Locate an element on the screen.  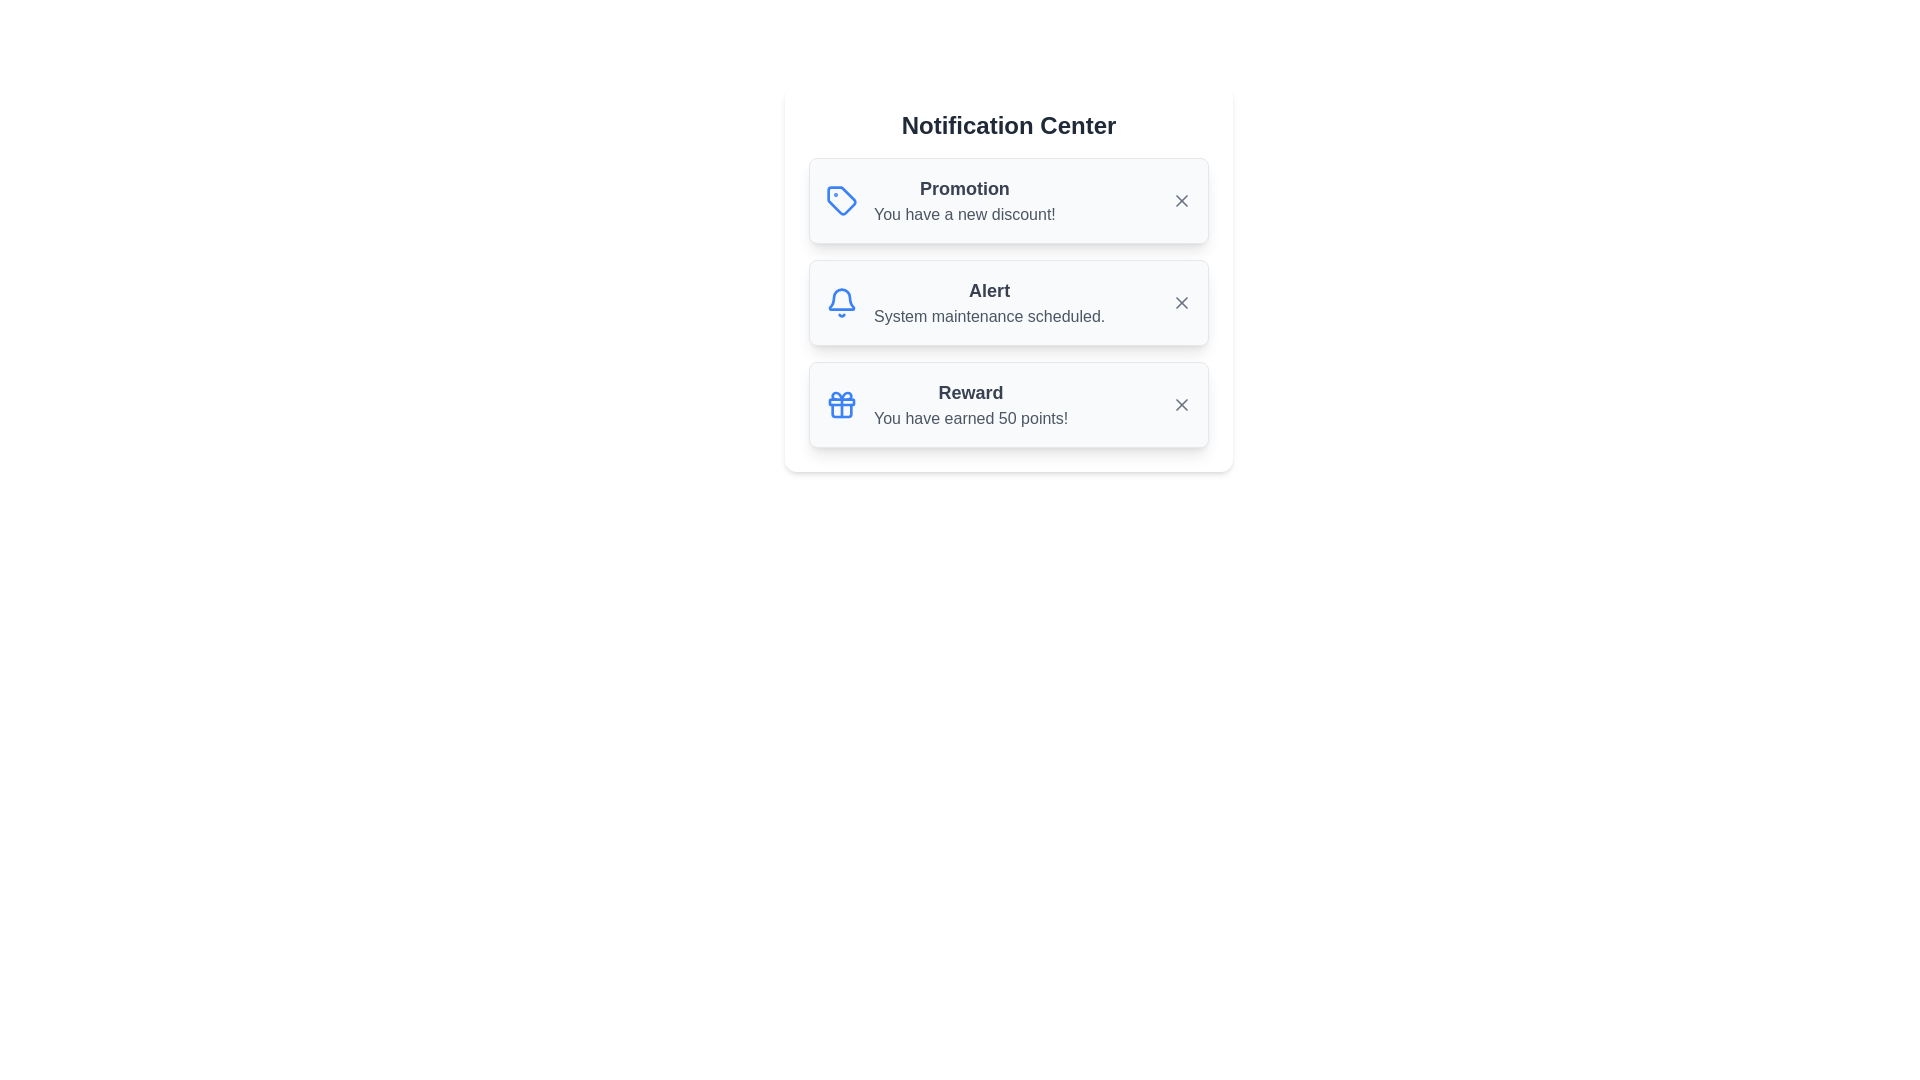
the alert icon located inside the second notification card titled 'Alert' in the 'Notification Center', positioned on the left side adjacent to the alert title and description text is located at coordinates (841, 303).